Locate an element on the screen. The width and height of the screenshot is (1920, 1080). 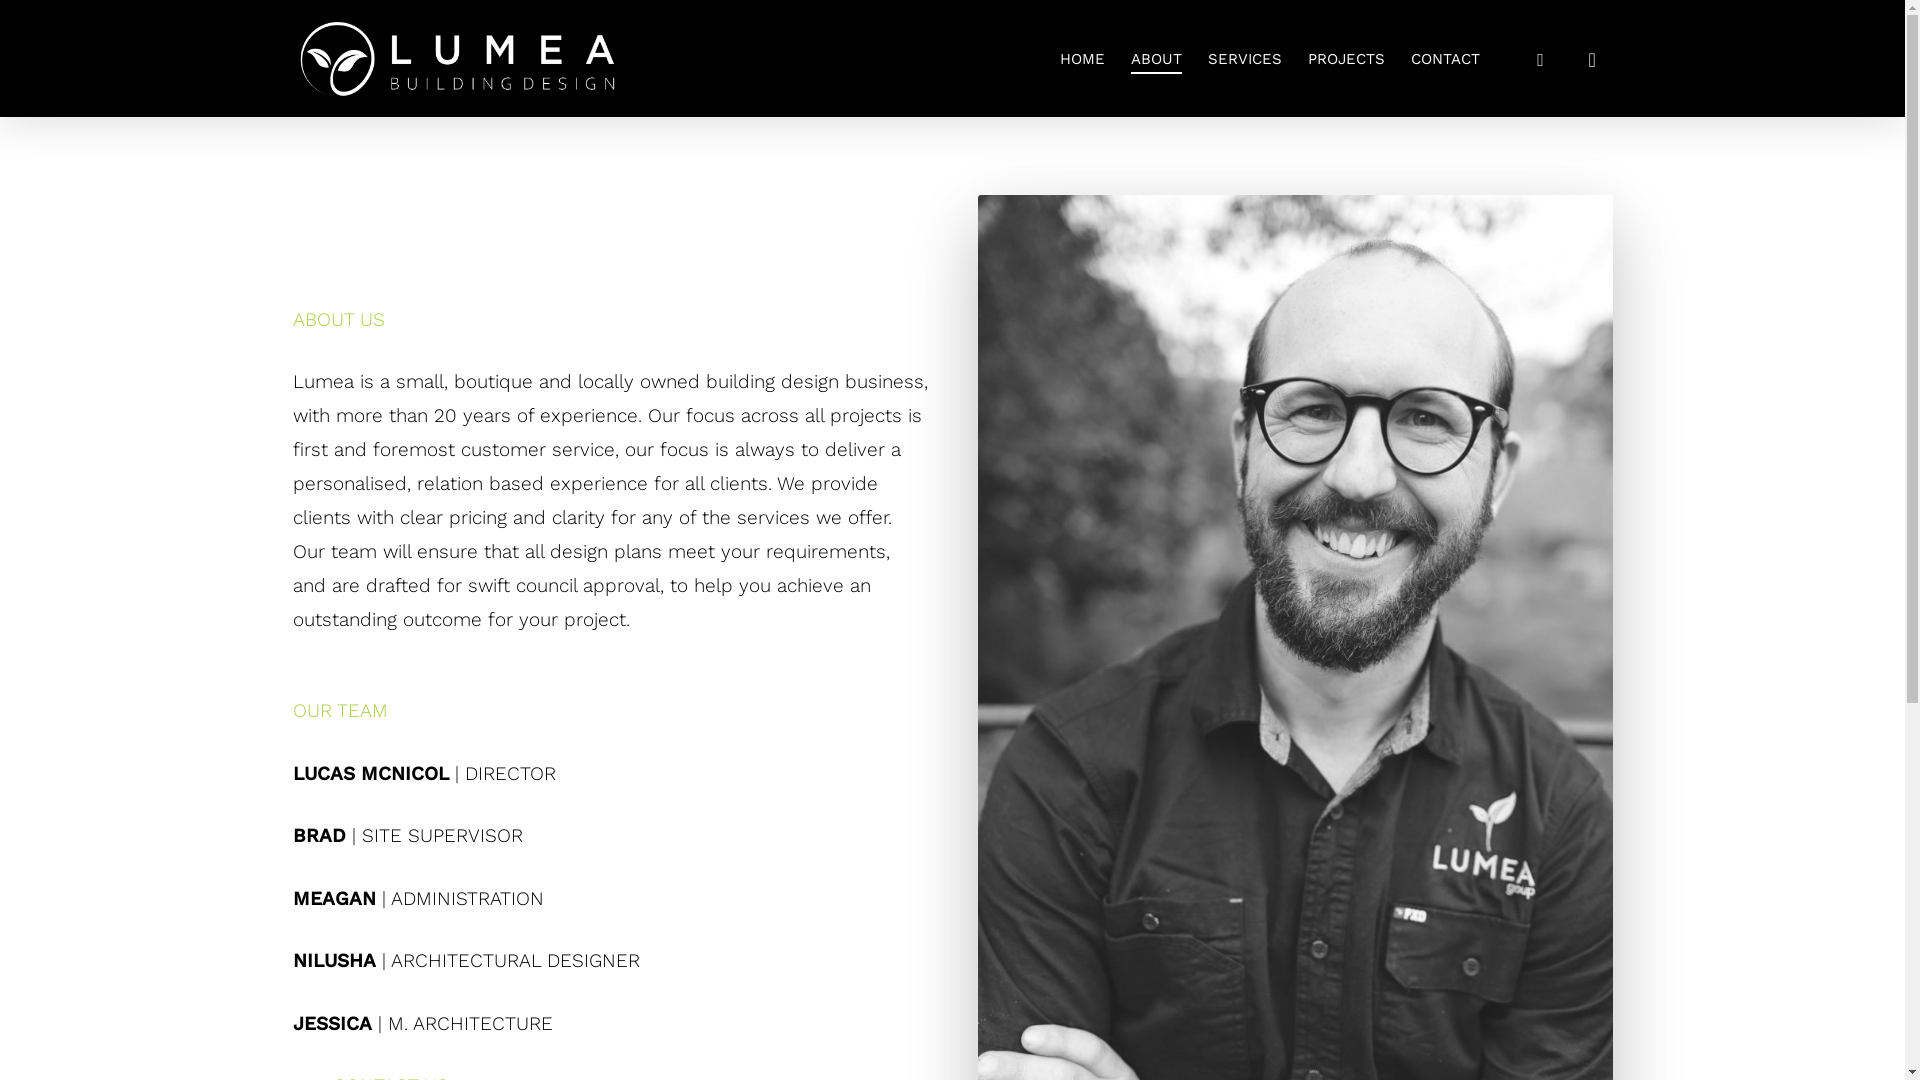
'PROJECTS' is located at coordinates (1346, 56).